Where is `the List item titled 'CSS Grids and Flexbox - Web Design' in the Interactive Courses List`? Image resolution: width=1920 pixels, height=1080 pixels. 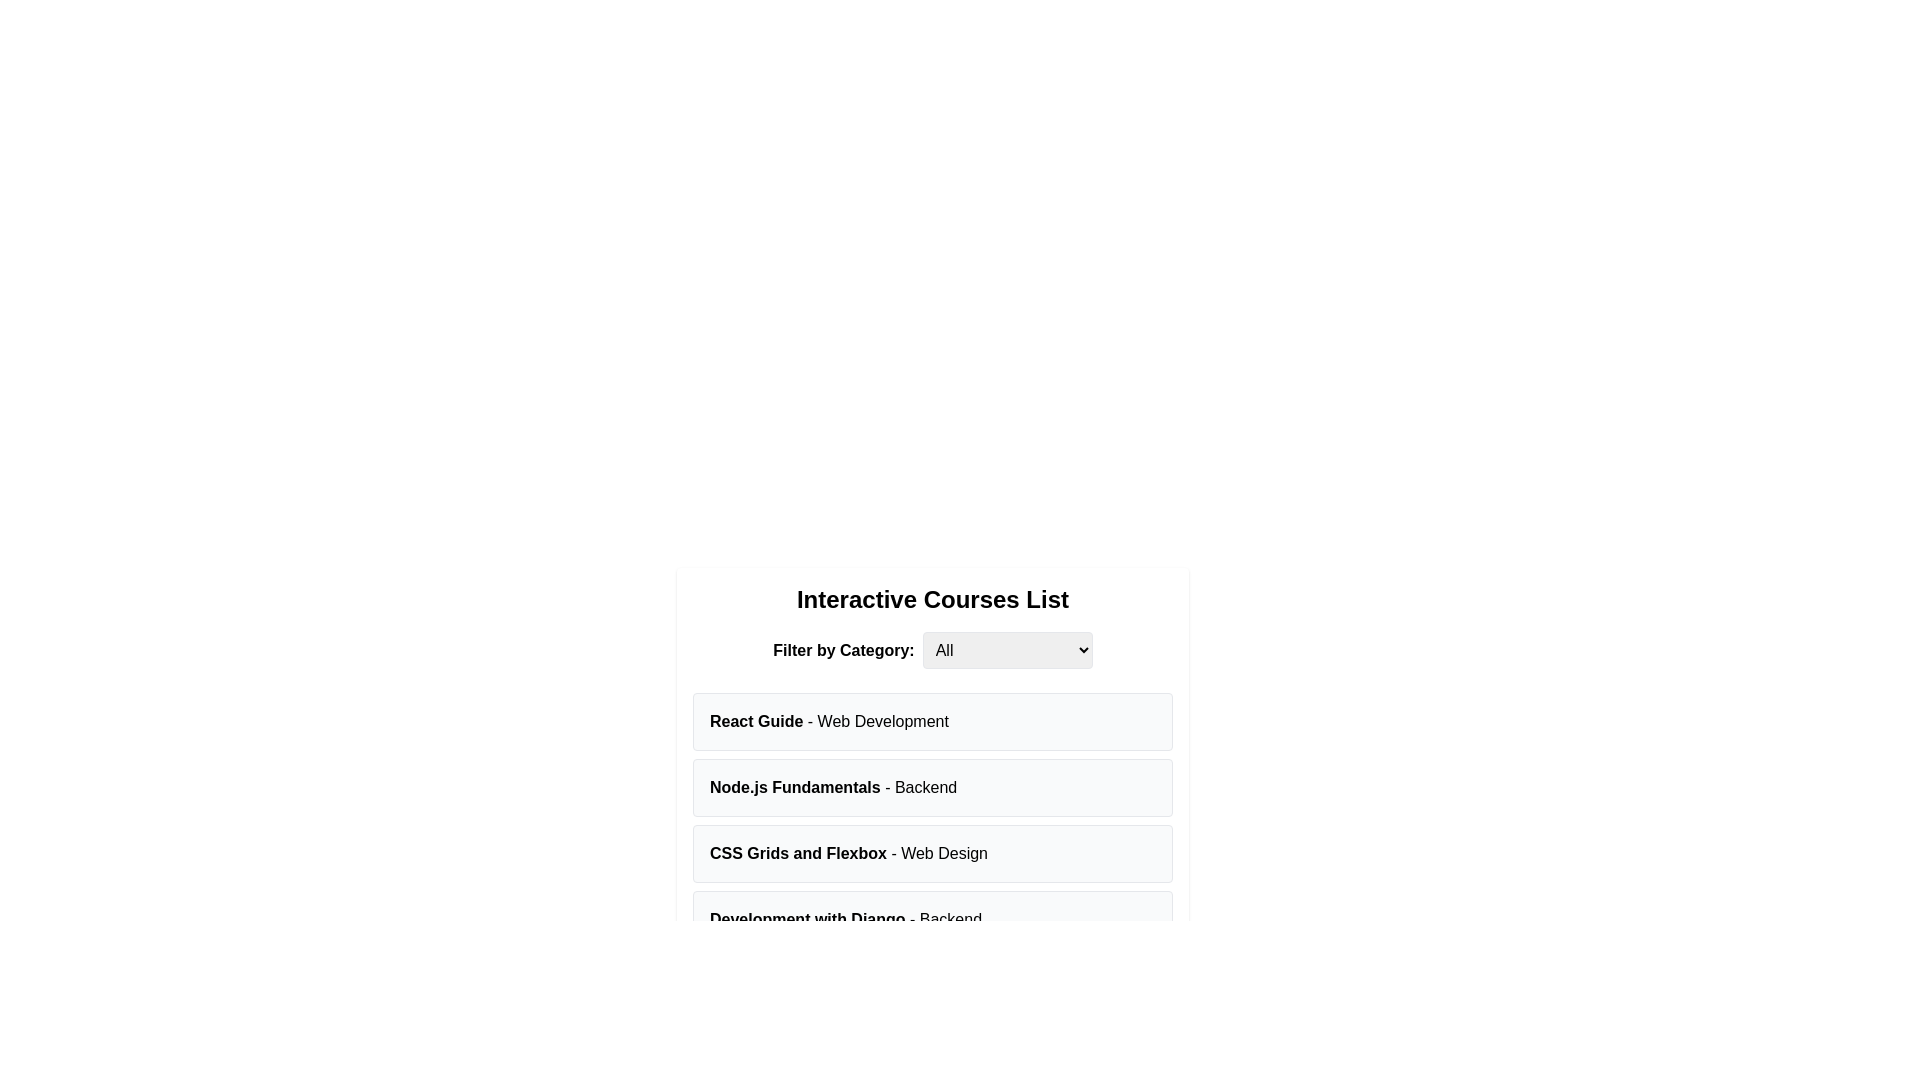 the List item titled 'CSS Grids and Flexbox - Web Design' in the Interactive Courses List is located at coordinates (931, 853).